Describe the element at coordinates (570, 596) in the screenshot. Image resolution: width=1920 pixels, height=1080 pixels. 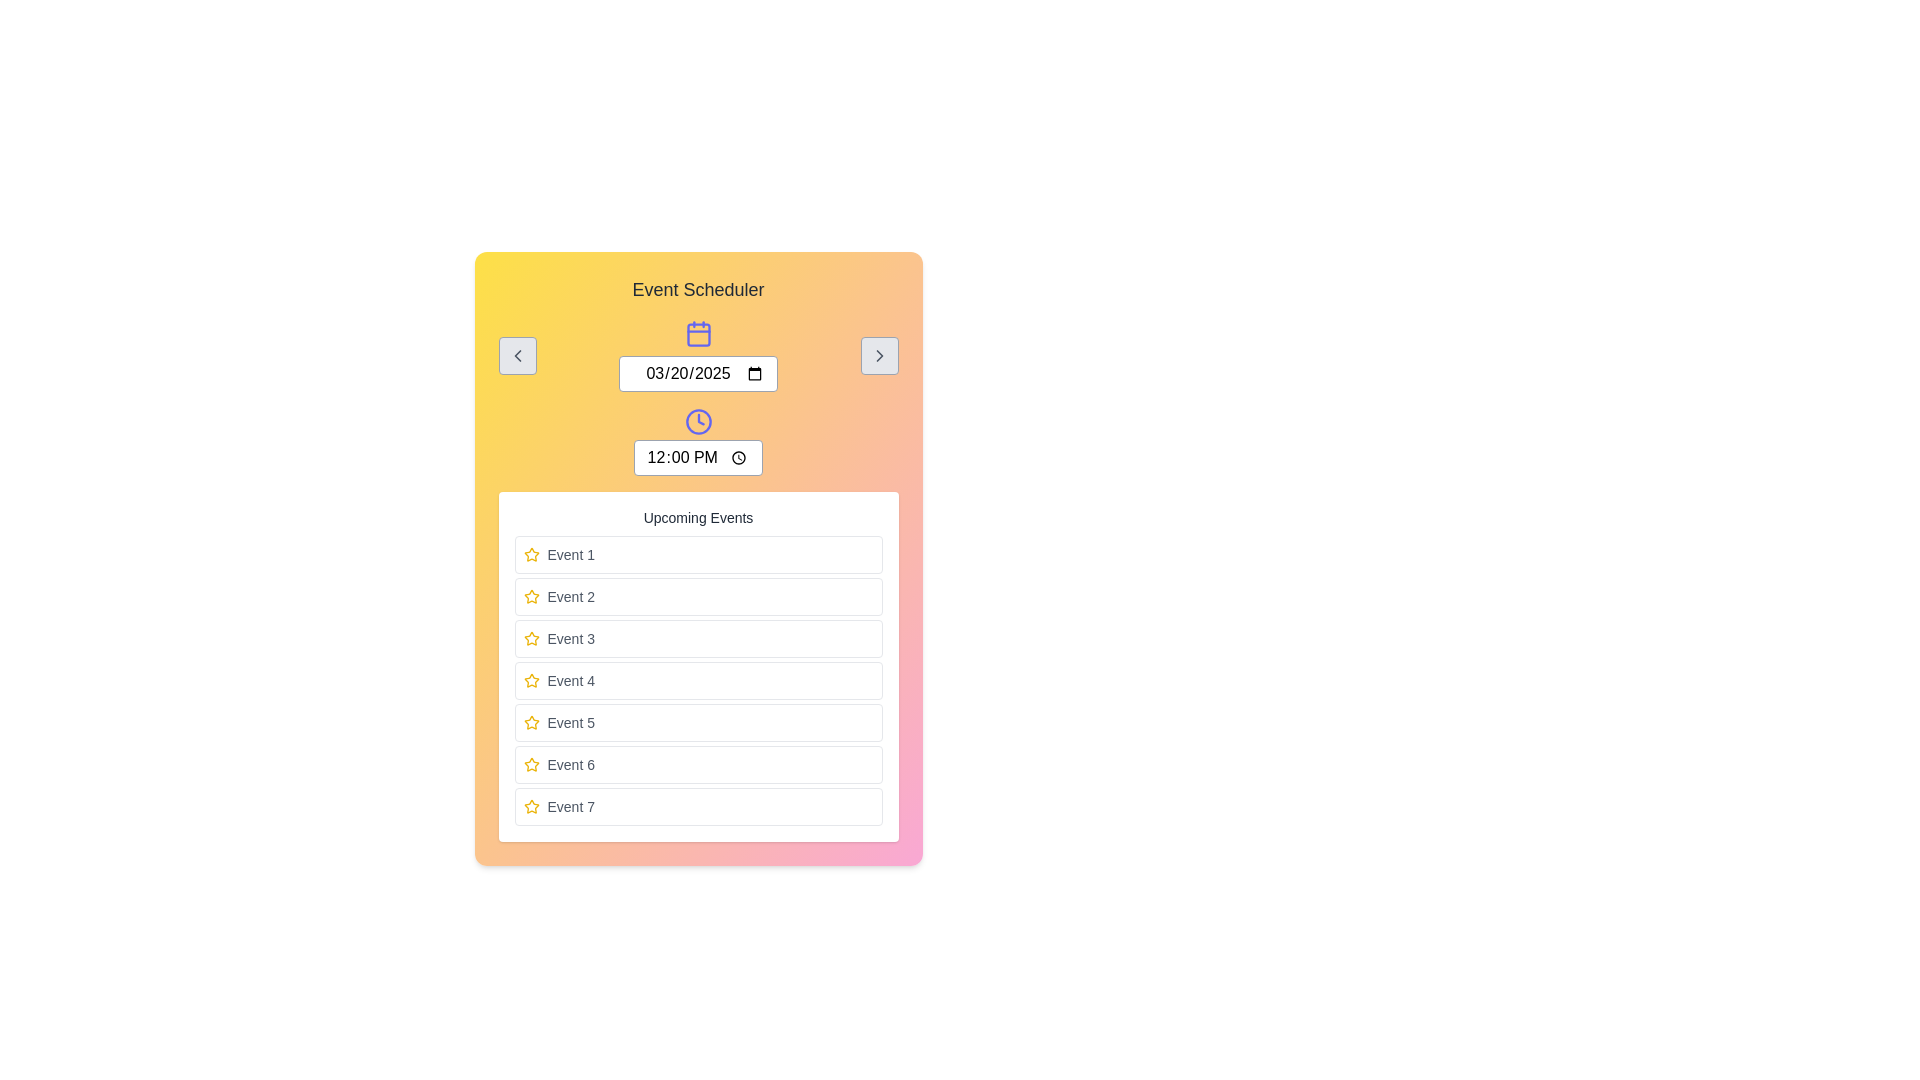
I see `the static text element that serves as a label for the second event in the 'Upcoming Events' panel, located beneath 'Event 1'` at that location.